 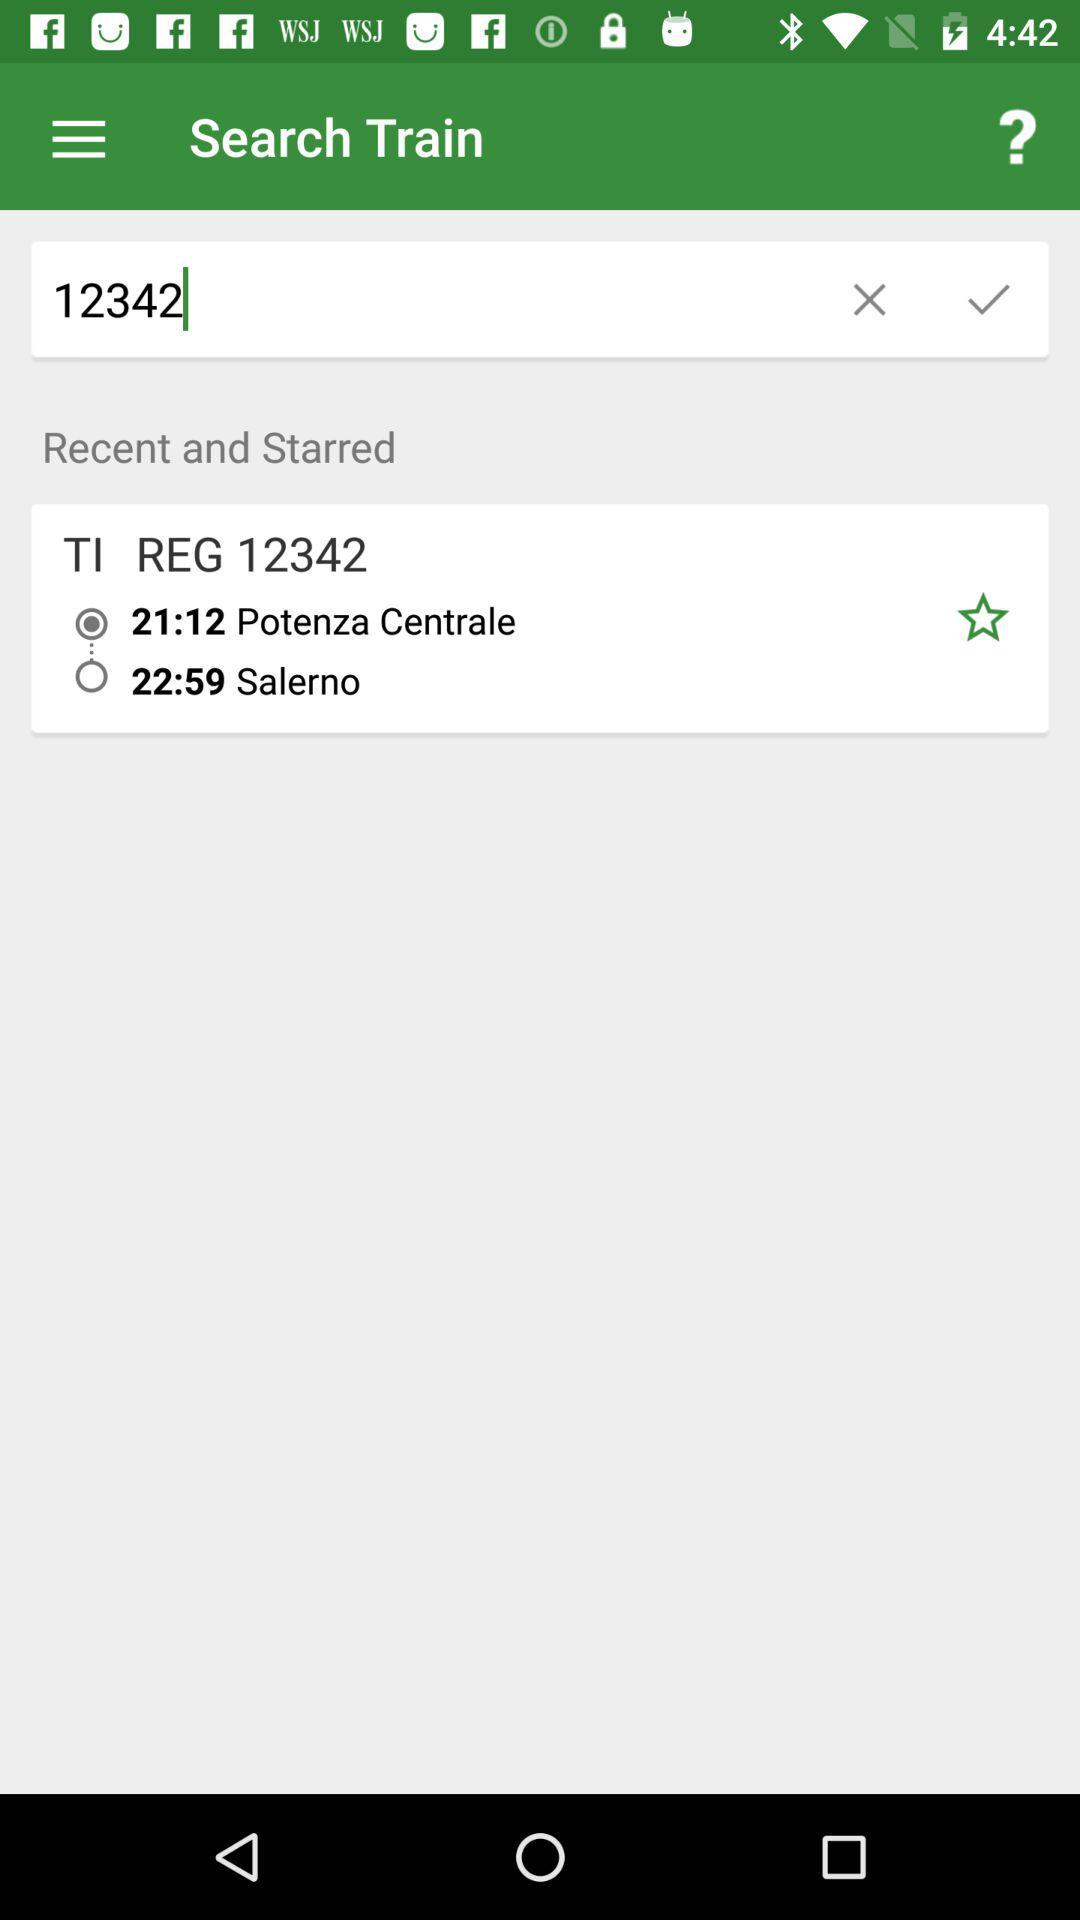 What do you see at coordinates (576, 619) in the screenshot?
I see `the potenza centrale icon` at bounding box center [576, 619].